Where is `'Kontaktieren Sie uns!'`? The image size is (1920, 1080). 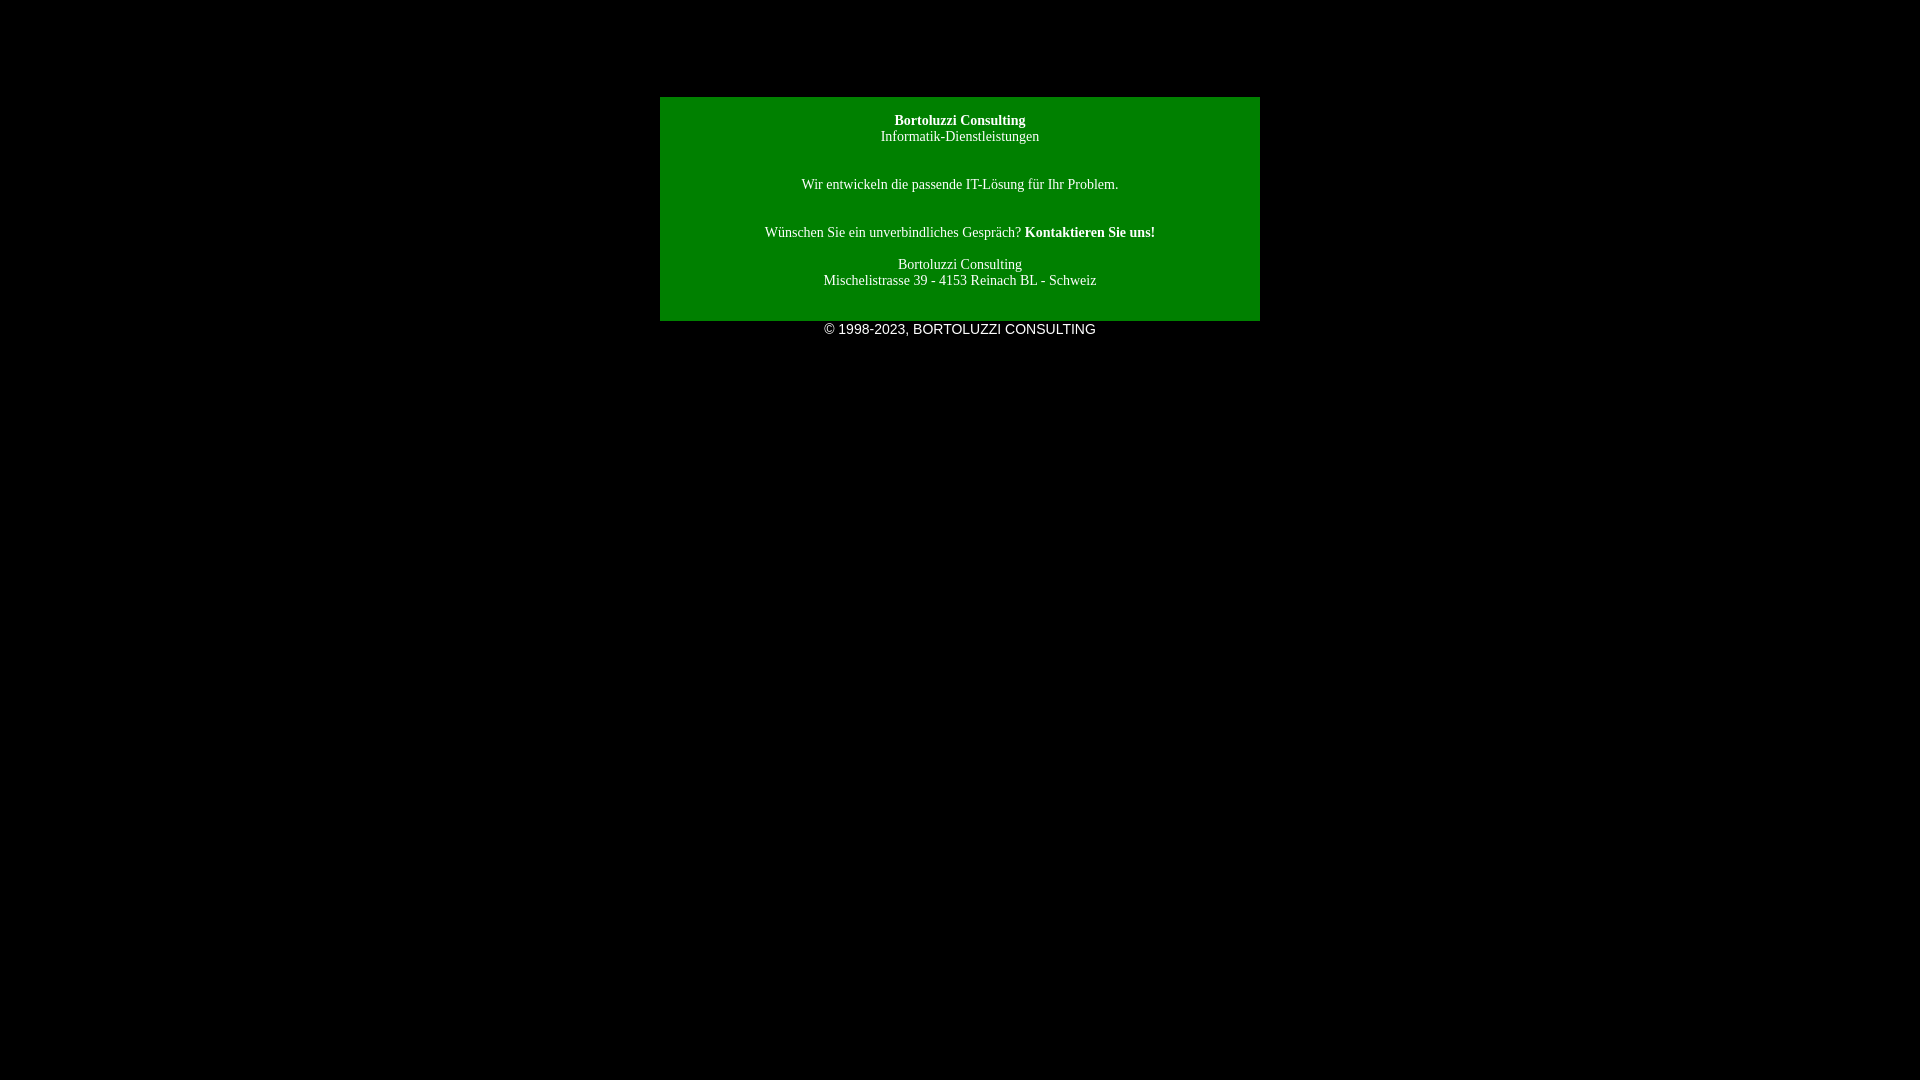 'Kontaktieren Sie uns!' is located at coordinates (1088, 231).